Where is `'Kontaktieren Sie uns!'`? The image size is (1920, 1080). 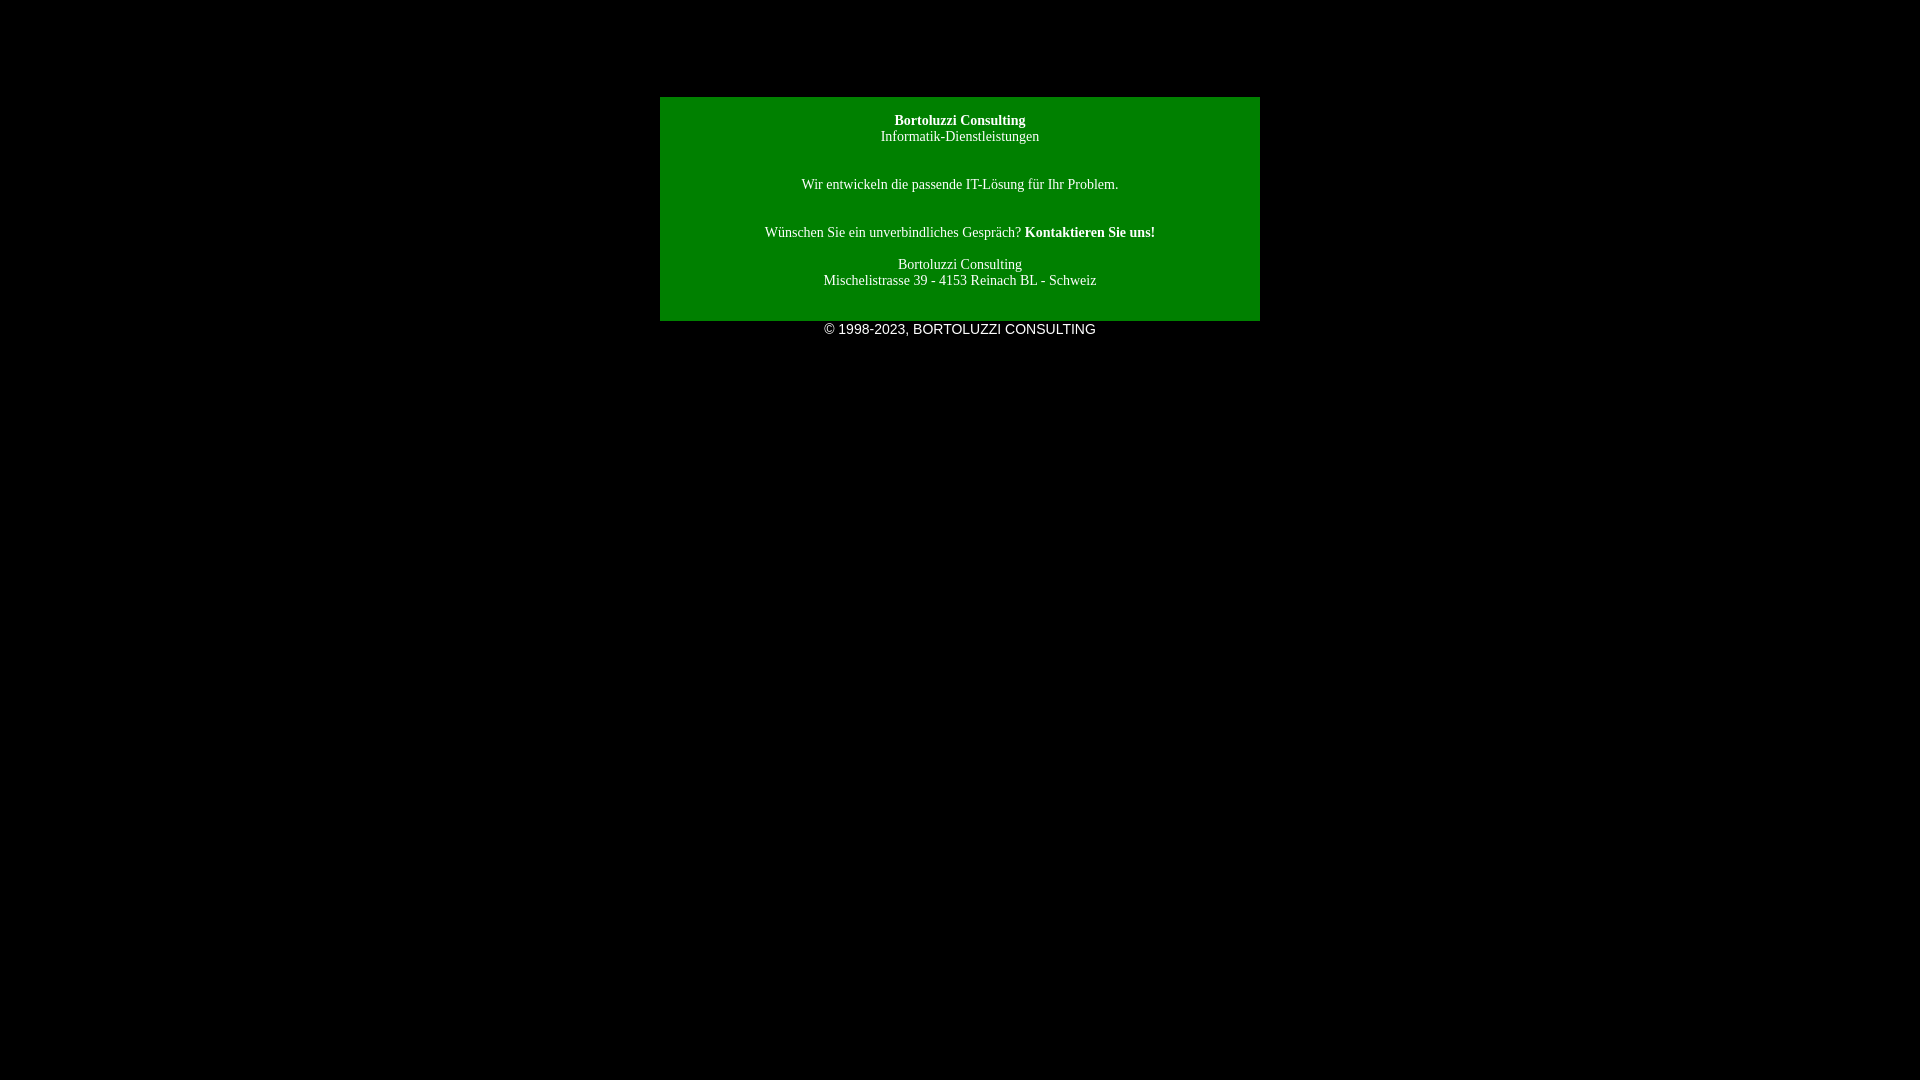 'Kontaktieren Sie uns!' is located at coordinates (1088, 231).